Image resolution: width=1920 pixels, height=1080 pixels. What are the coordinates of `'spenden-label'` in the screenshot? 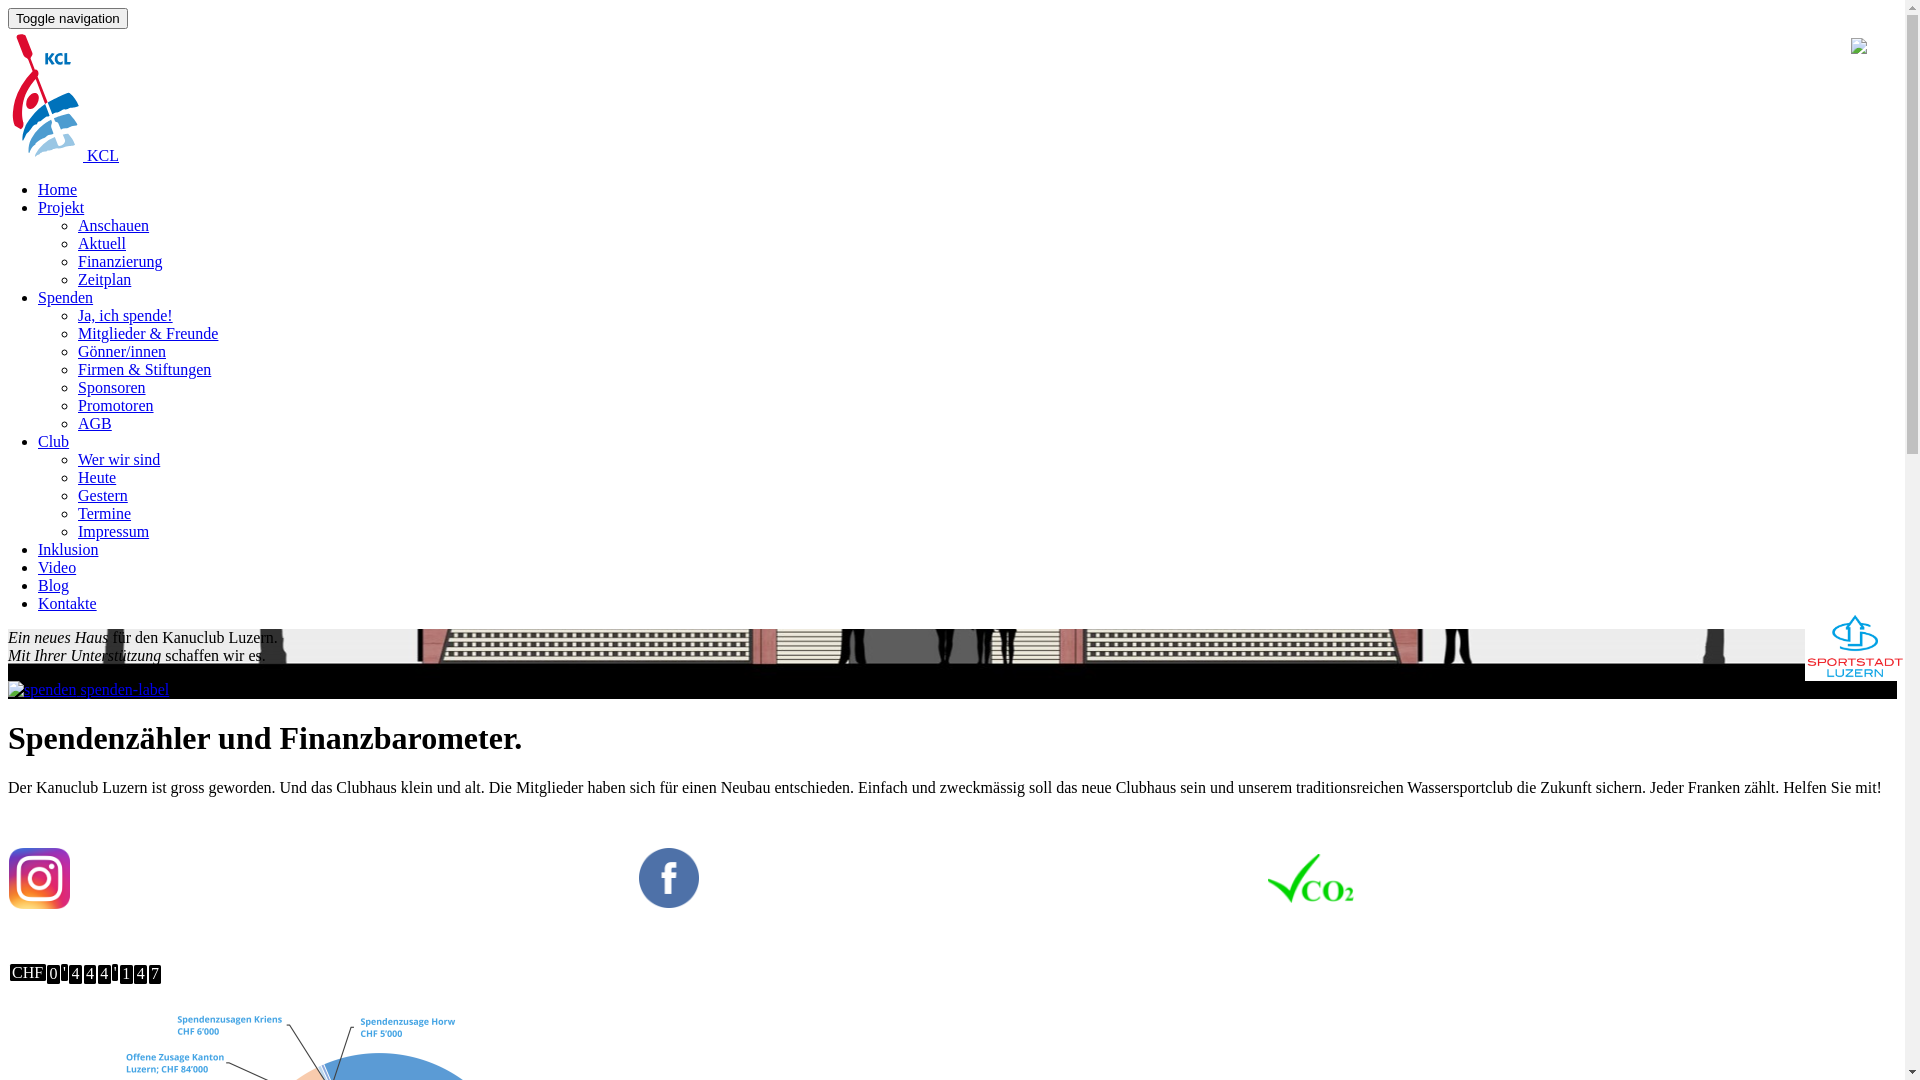 It's located at (87, 688).